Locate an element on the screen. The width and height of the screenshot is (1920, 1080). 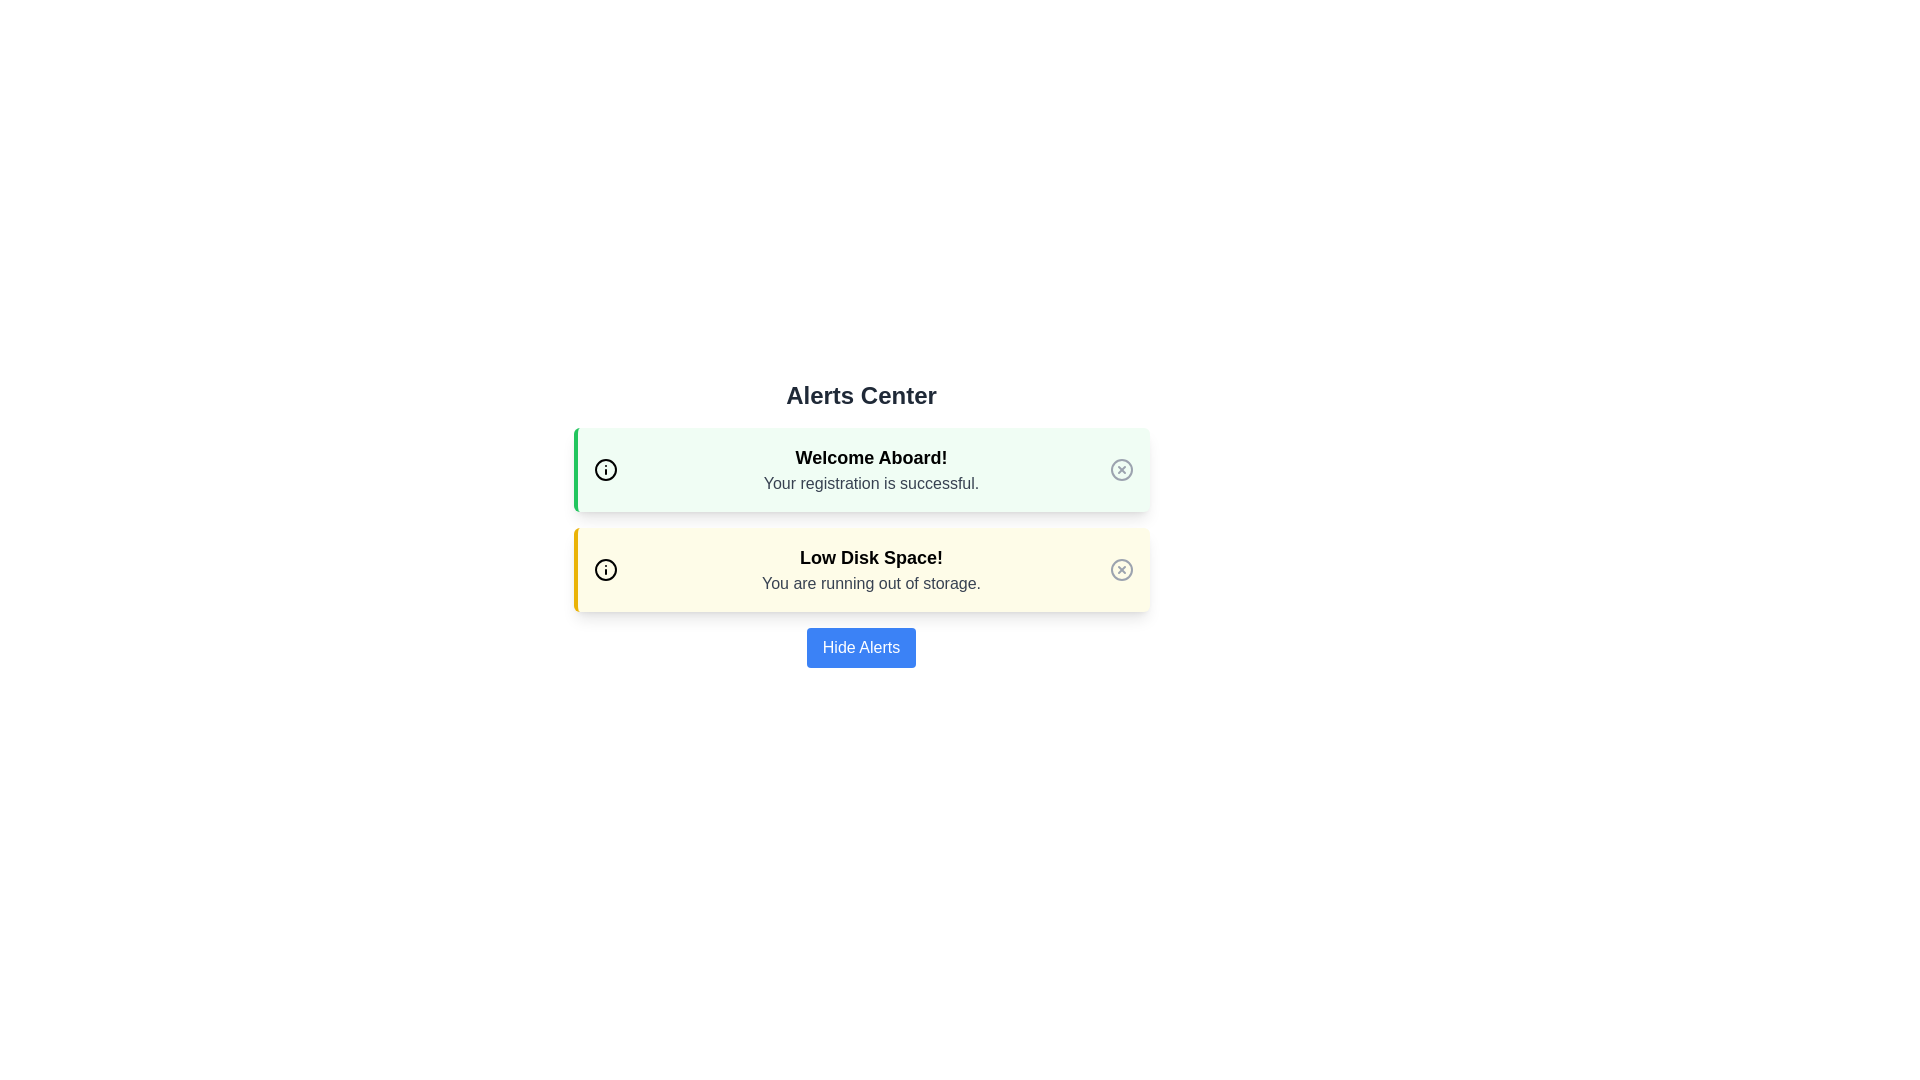
the bold text label displaying 'Low Disk Space!' within the notification box that appears in the alerts section, positioned prominently below the 'Welcome Aboard!' notification is located at coordinates (871, 558).